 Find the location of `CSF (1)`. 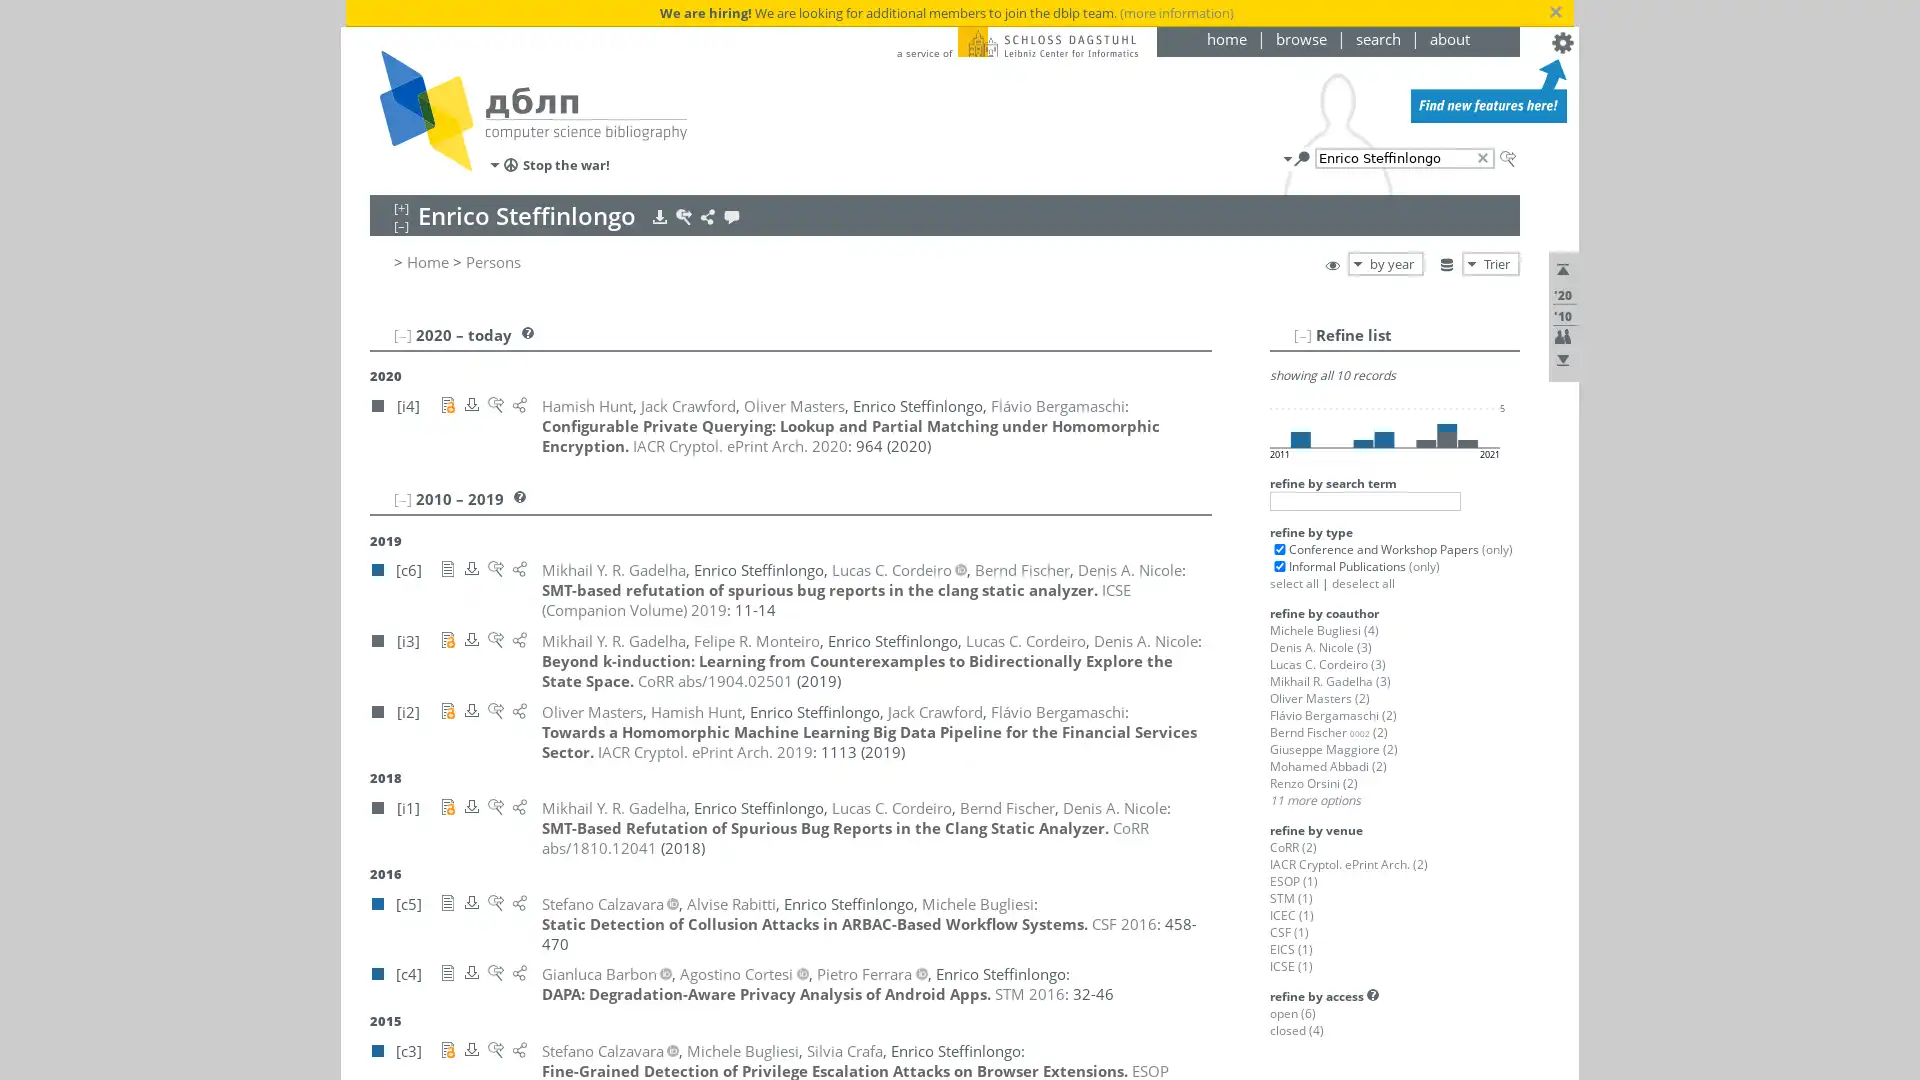

CSF (1) is located at coordinates (1289, 932).